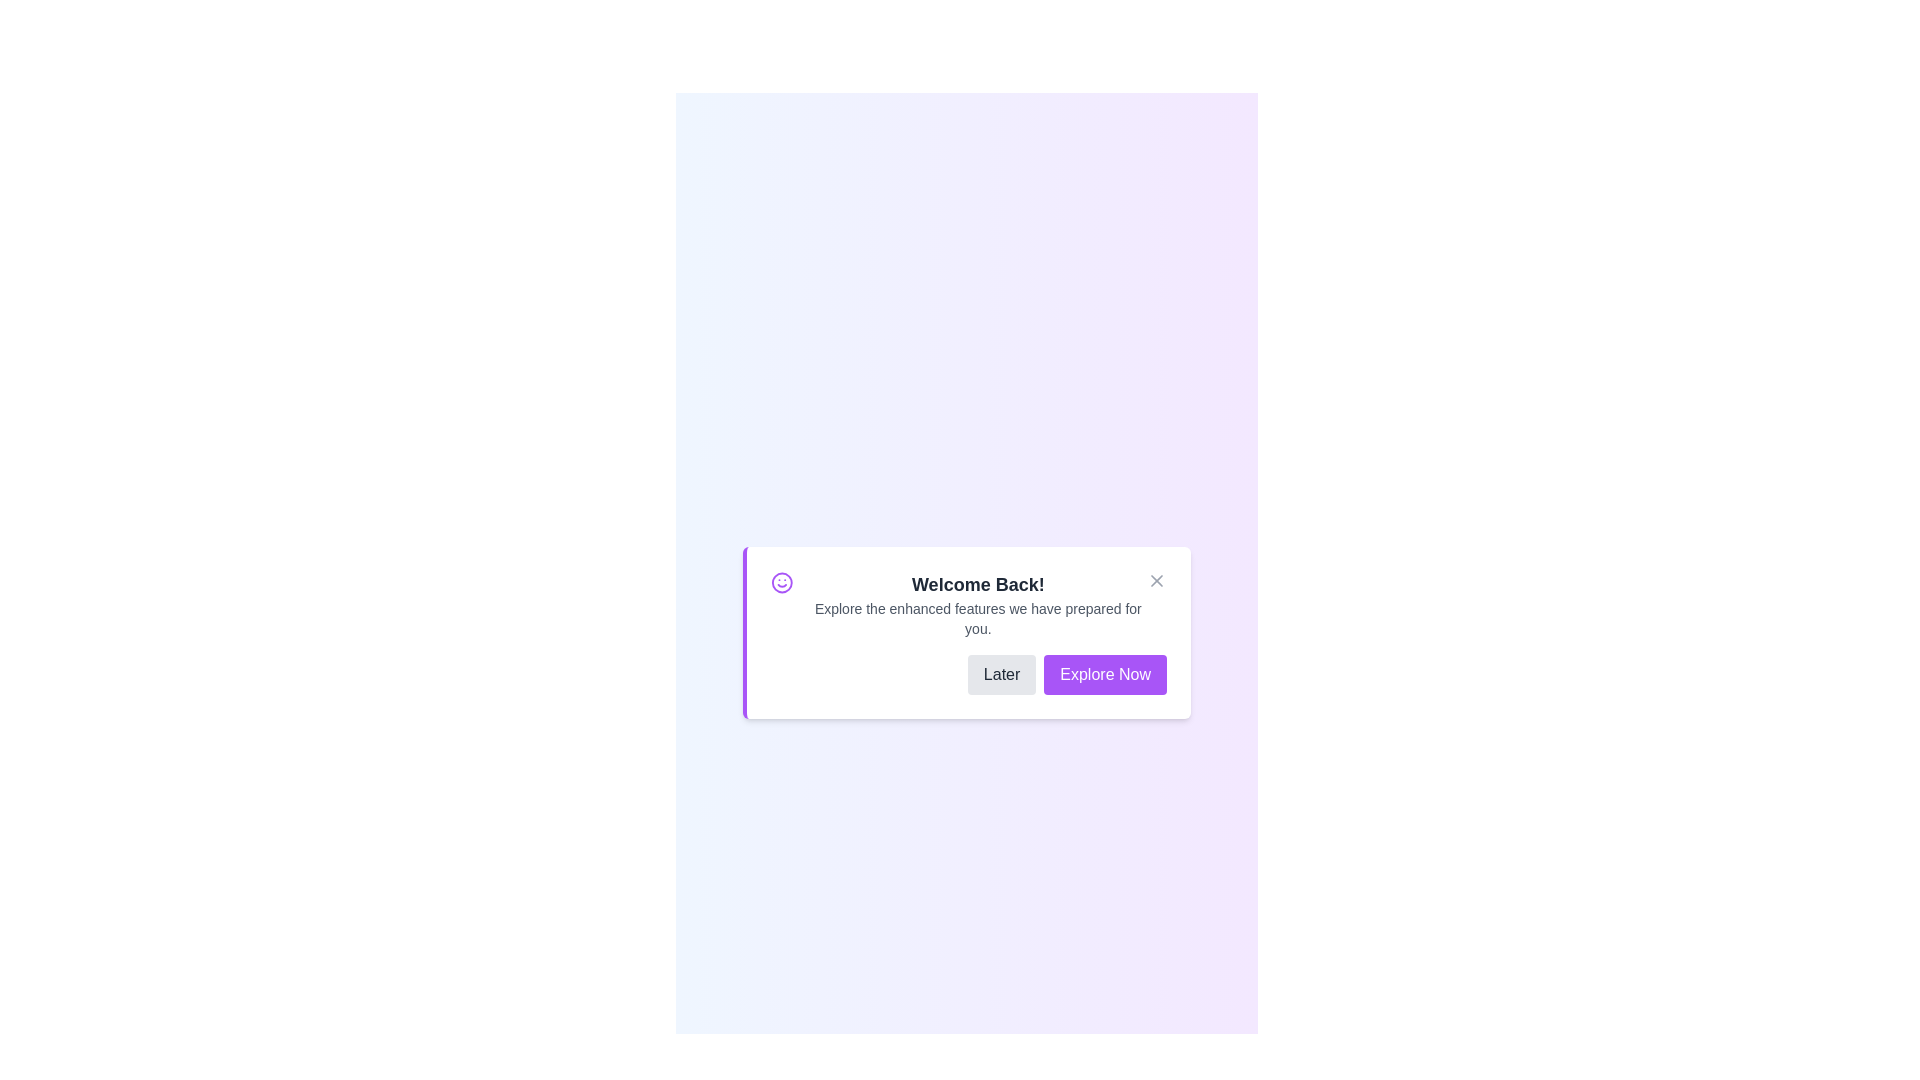 This screenshot has height=1080, width=1920. What do you see at coordinates (1104, 675) in the screenshot?
I see `'Explore Now' button to proceed` at bounding box center [1104, 675].